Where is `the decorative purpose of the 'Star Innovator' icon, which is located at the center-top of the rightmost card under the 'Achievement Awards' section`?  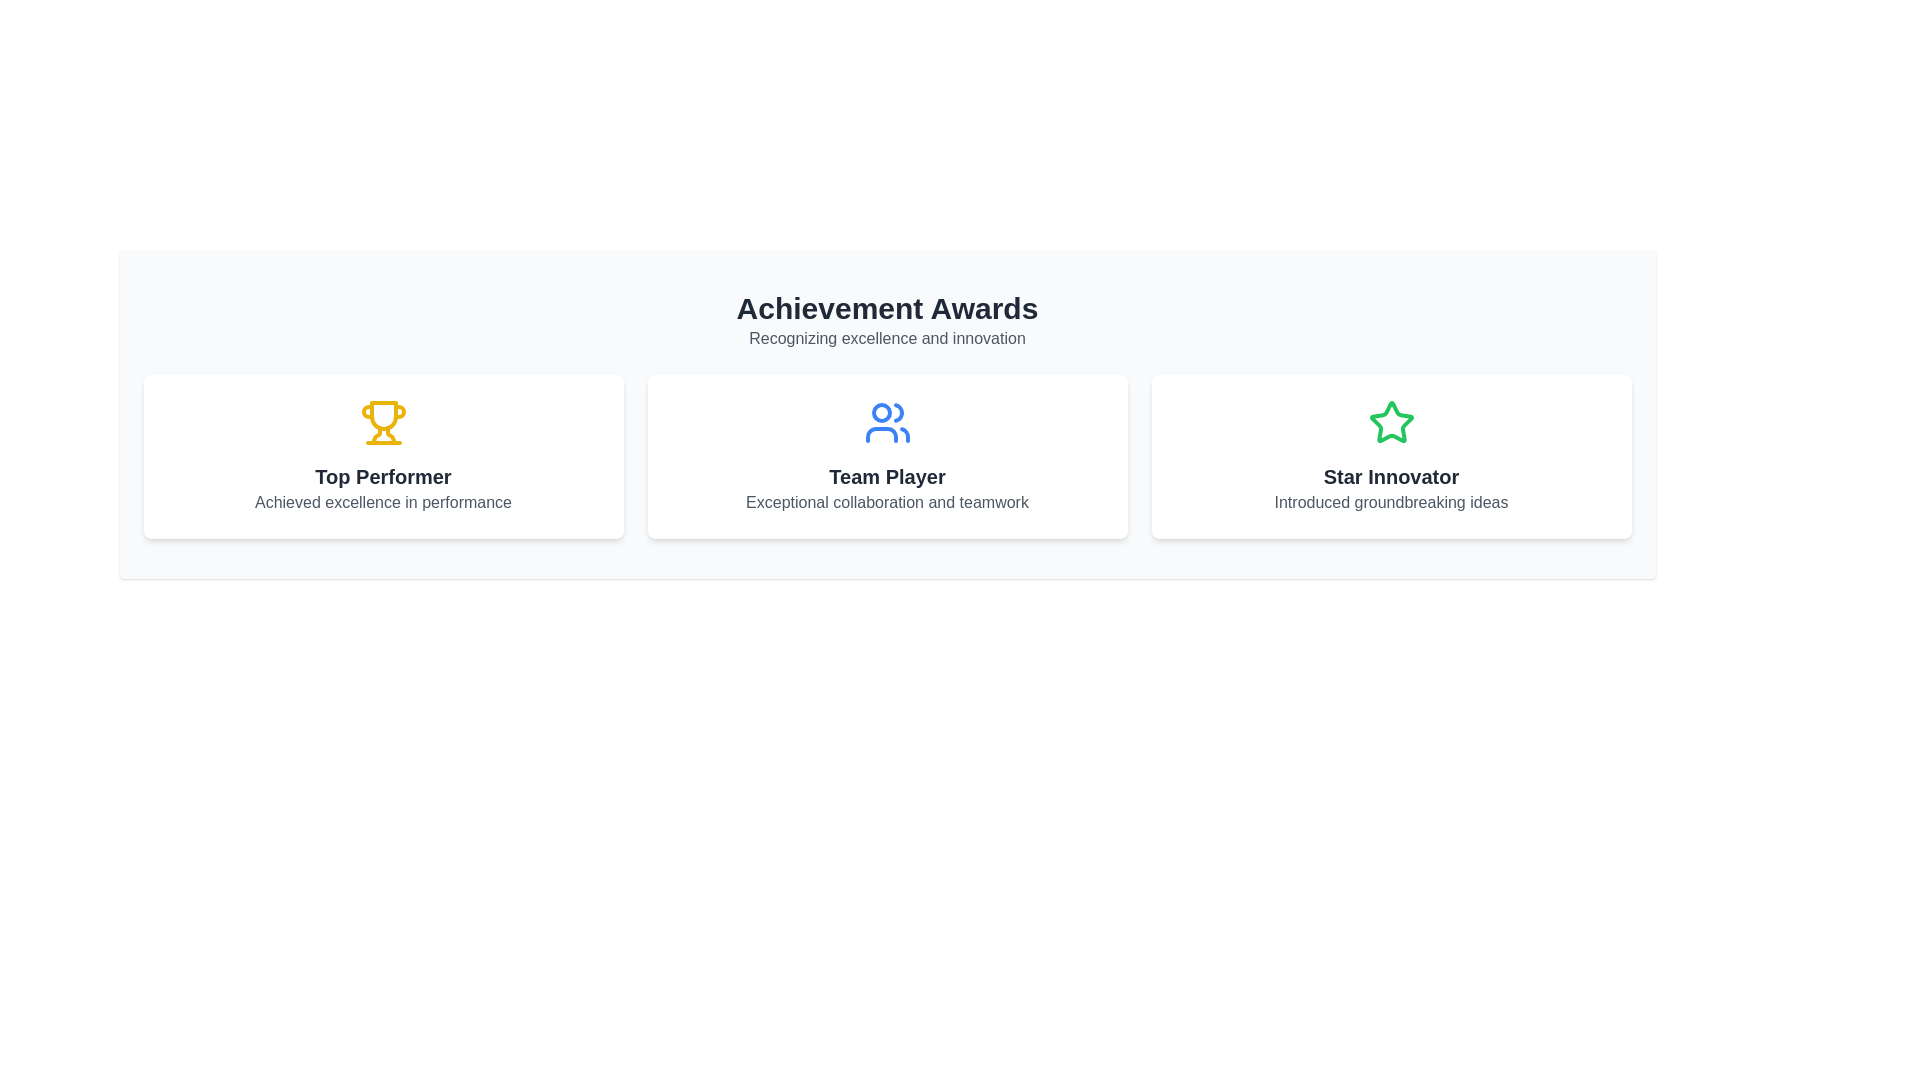
the decorative purpose of the 'Star Innovator' icon, which is located at the center-top of the rightmost card under the 'Achievement Awards' section is located at coordinates (1390, 422).